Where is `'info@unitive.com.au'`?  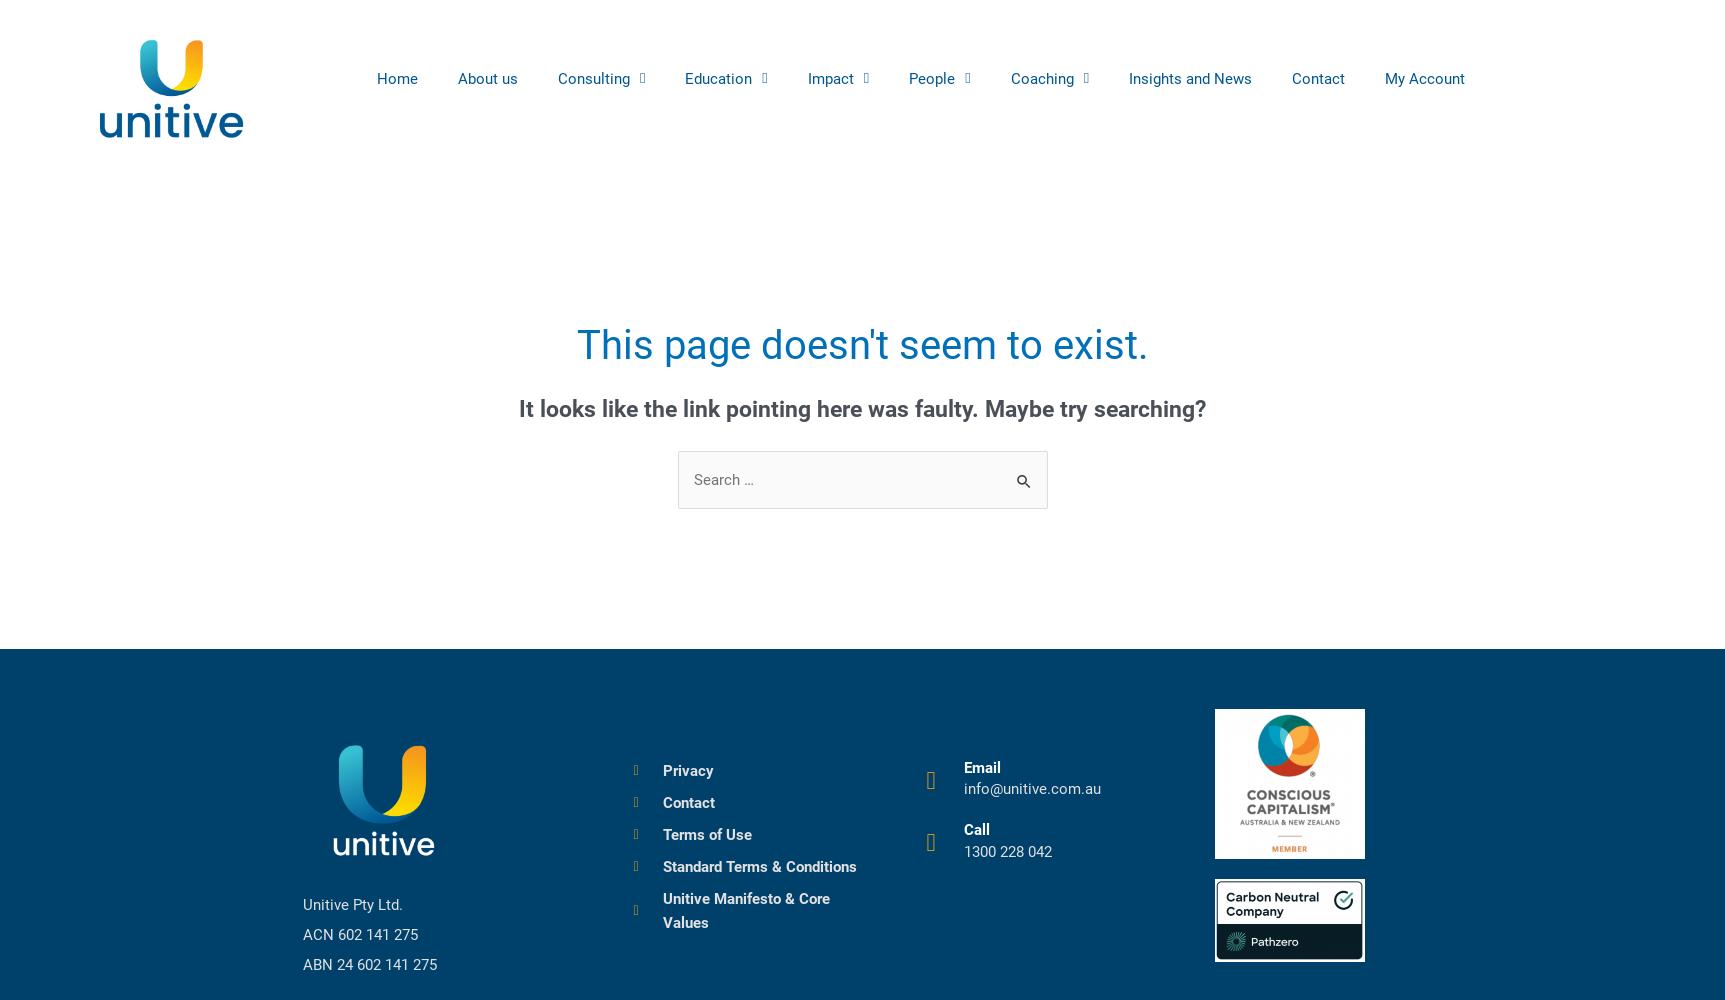
'info@unitive.com.au' is located at coordinates (963, 789).